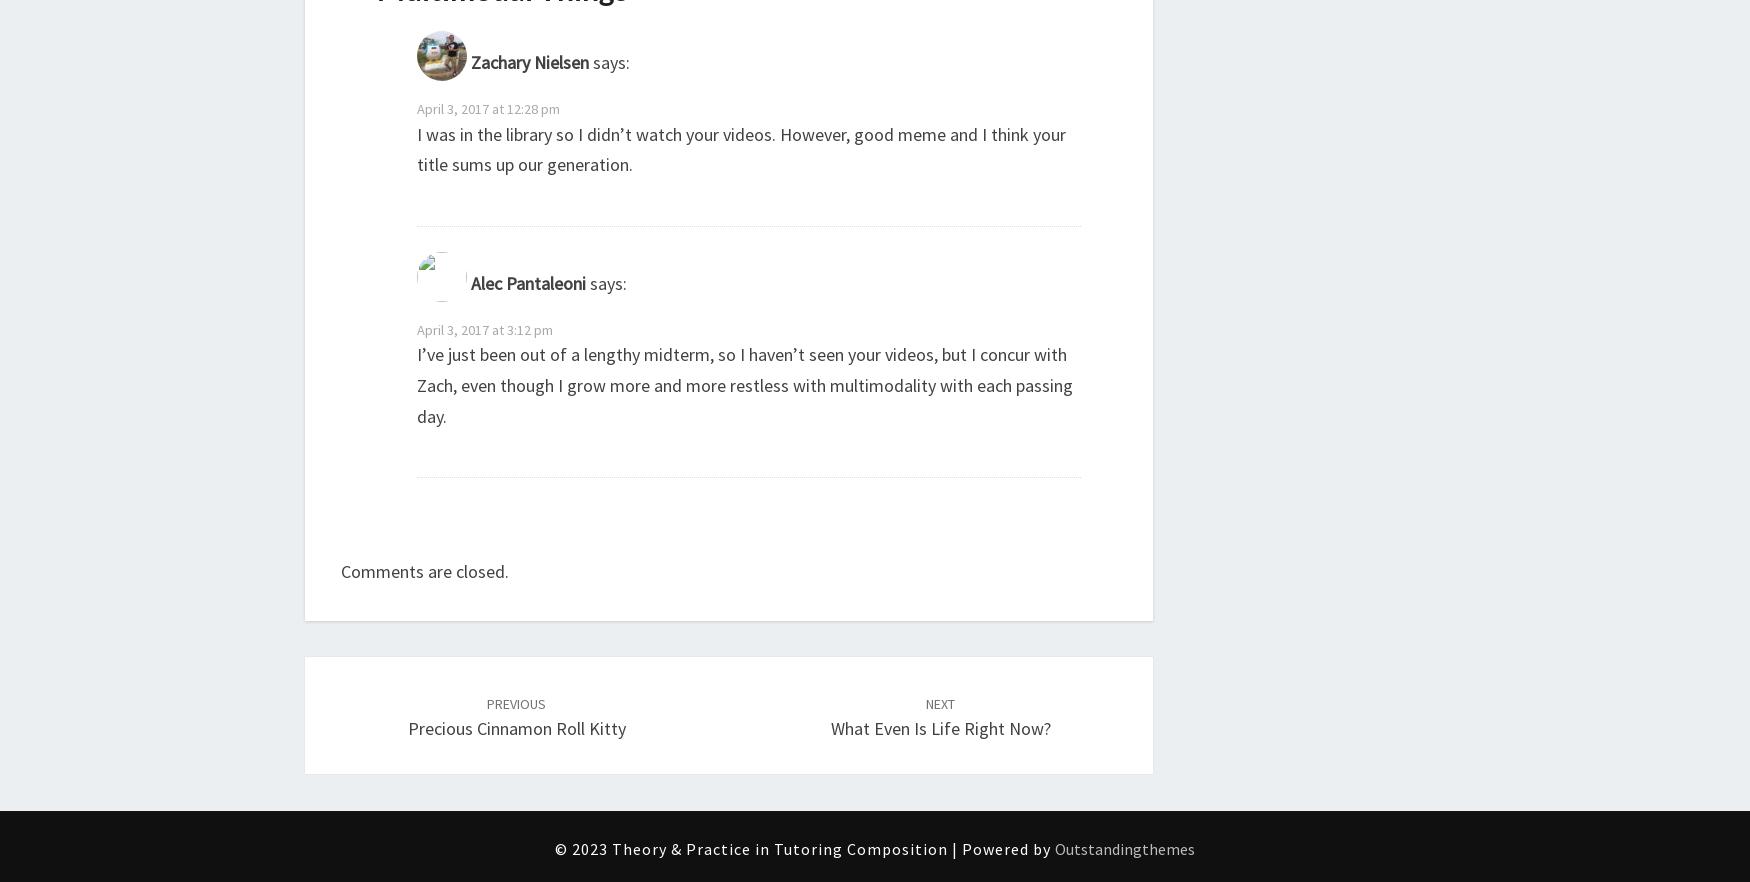 The image size is (1750, 882). Describe the element at coordinates (424, 571) in the screenshot. I see `'Comments are closed.'` at that location.